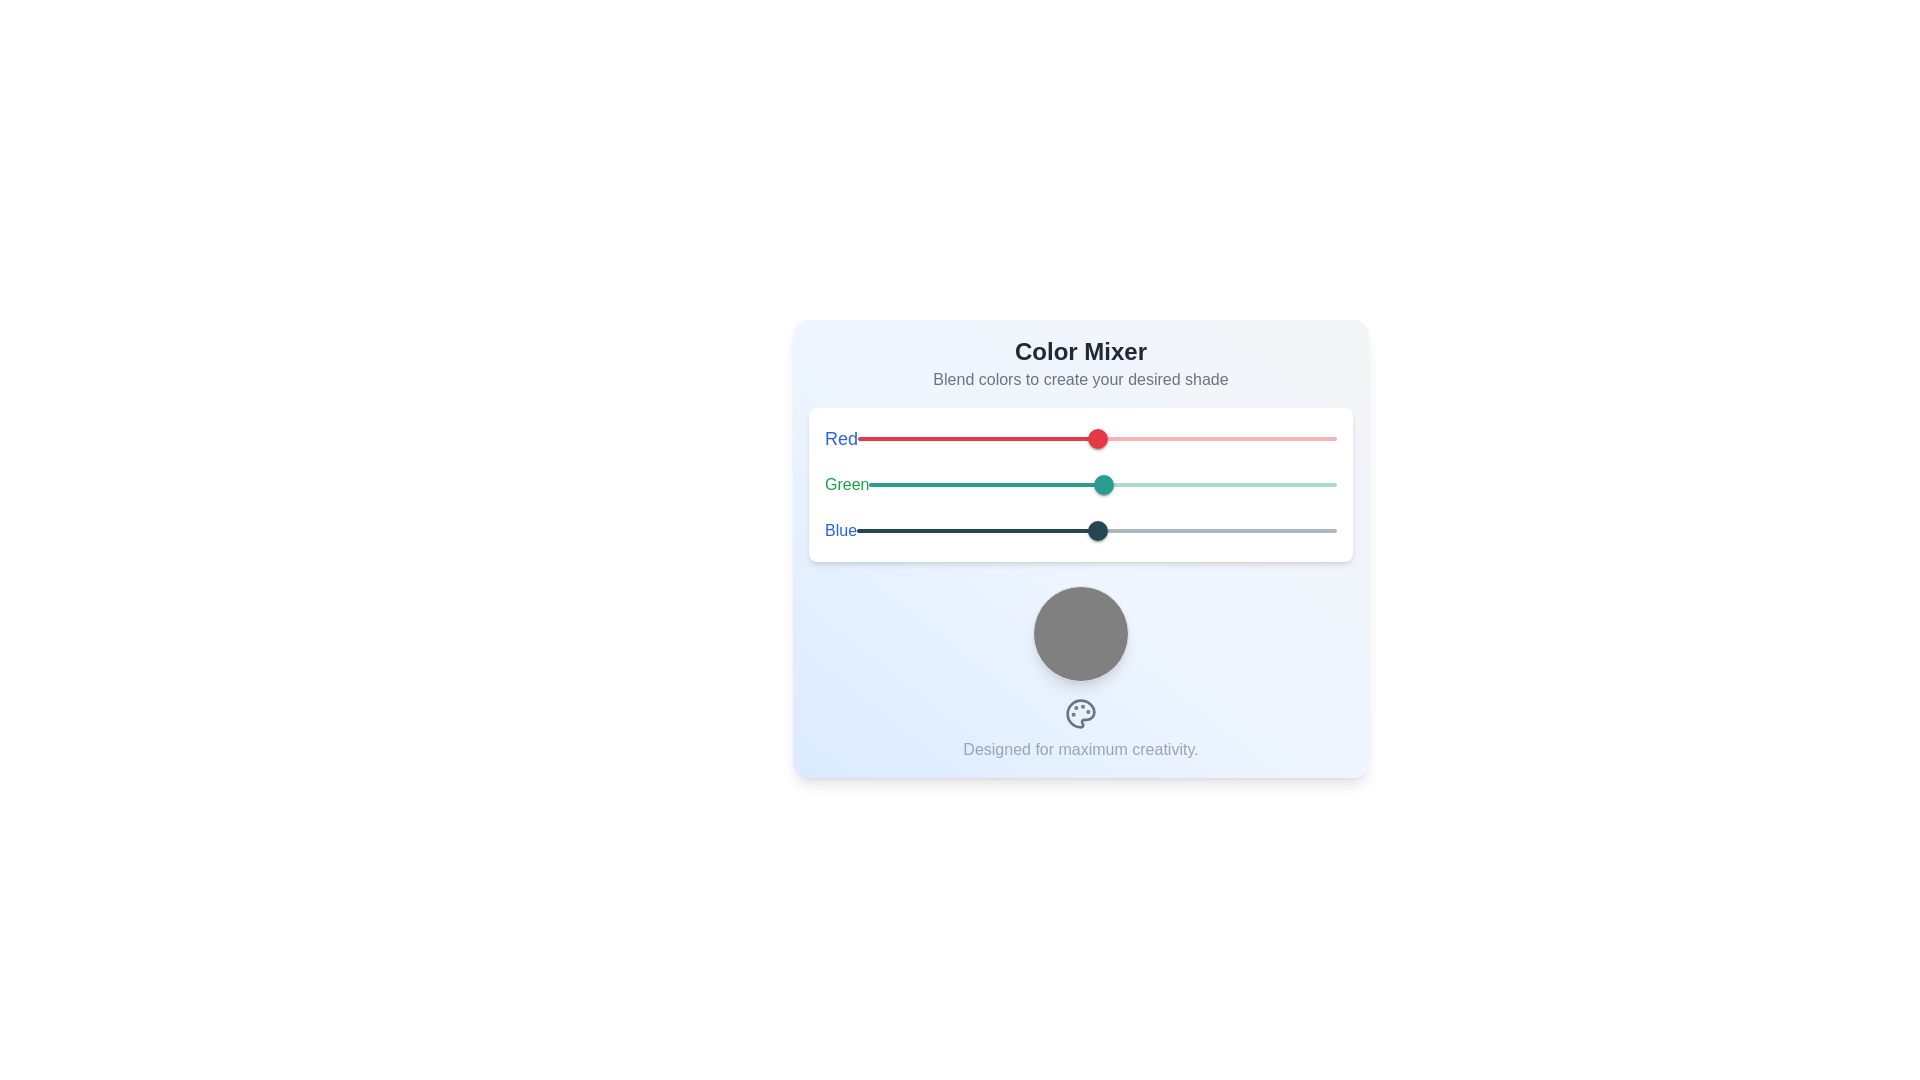 The image size is (1920, 1080). Describe the element at coordinates (992, 485) in the screenshot. I see `the green slider` at that location.